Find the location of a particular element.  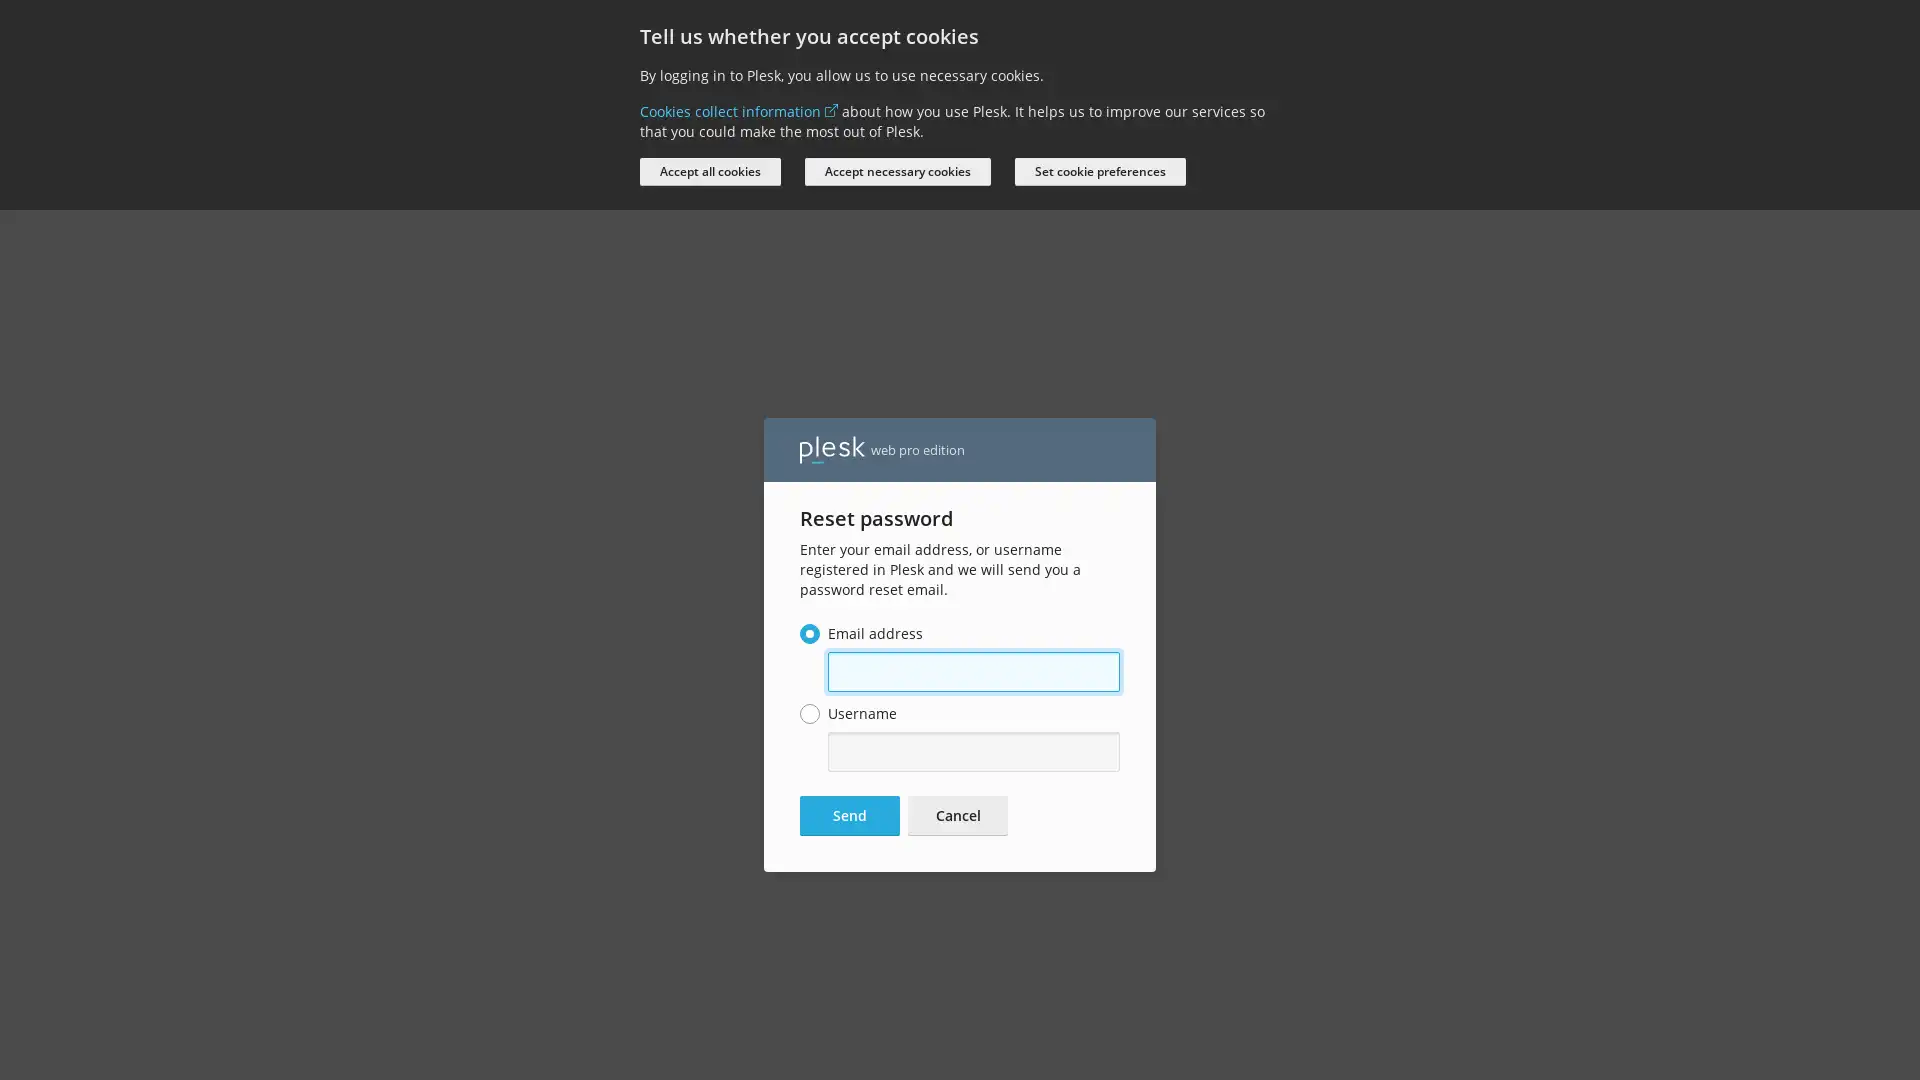

Set cookie preferences is located at coordinates (1099, 171).